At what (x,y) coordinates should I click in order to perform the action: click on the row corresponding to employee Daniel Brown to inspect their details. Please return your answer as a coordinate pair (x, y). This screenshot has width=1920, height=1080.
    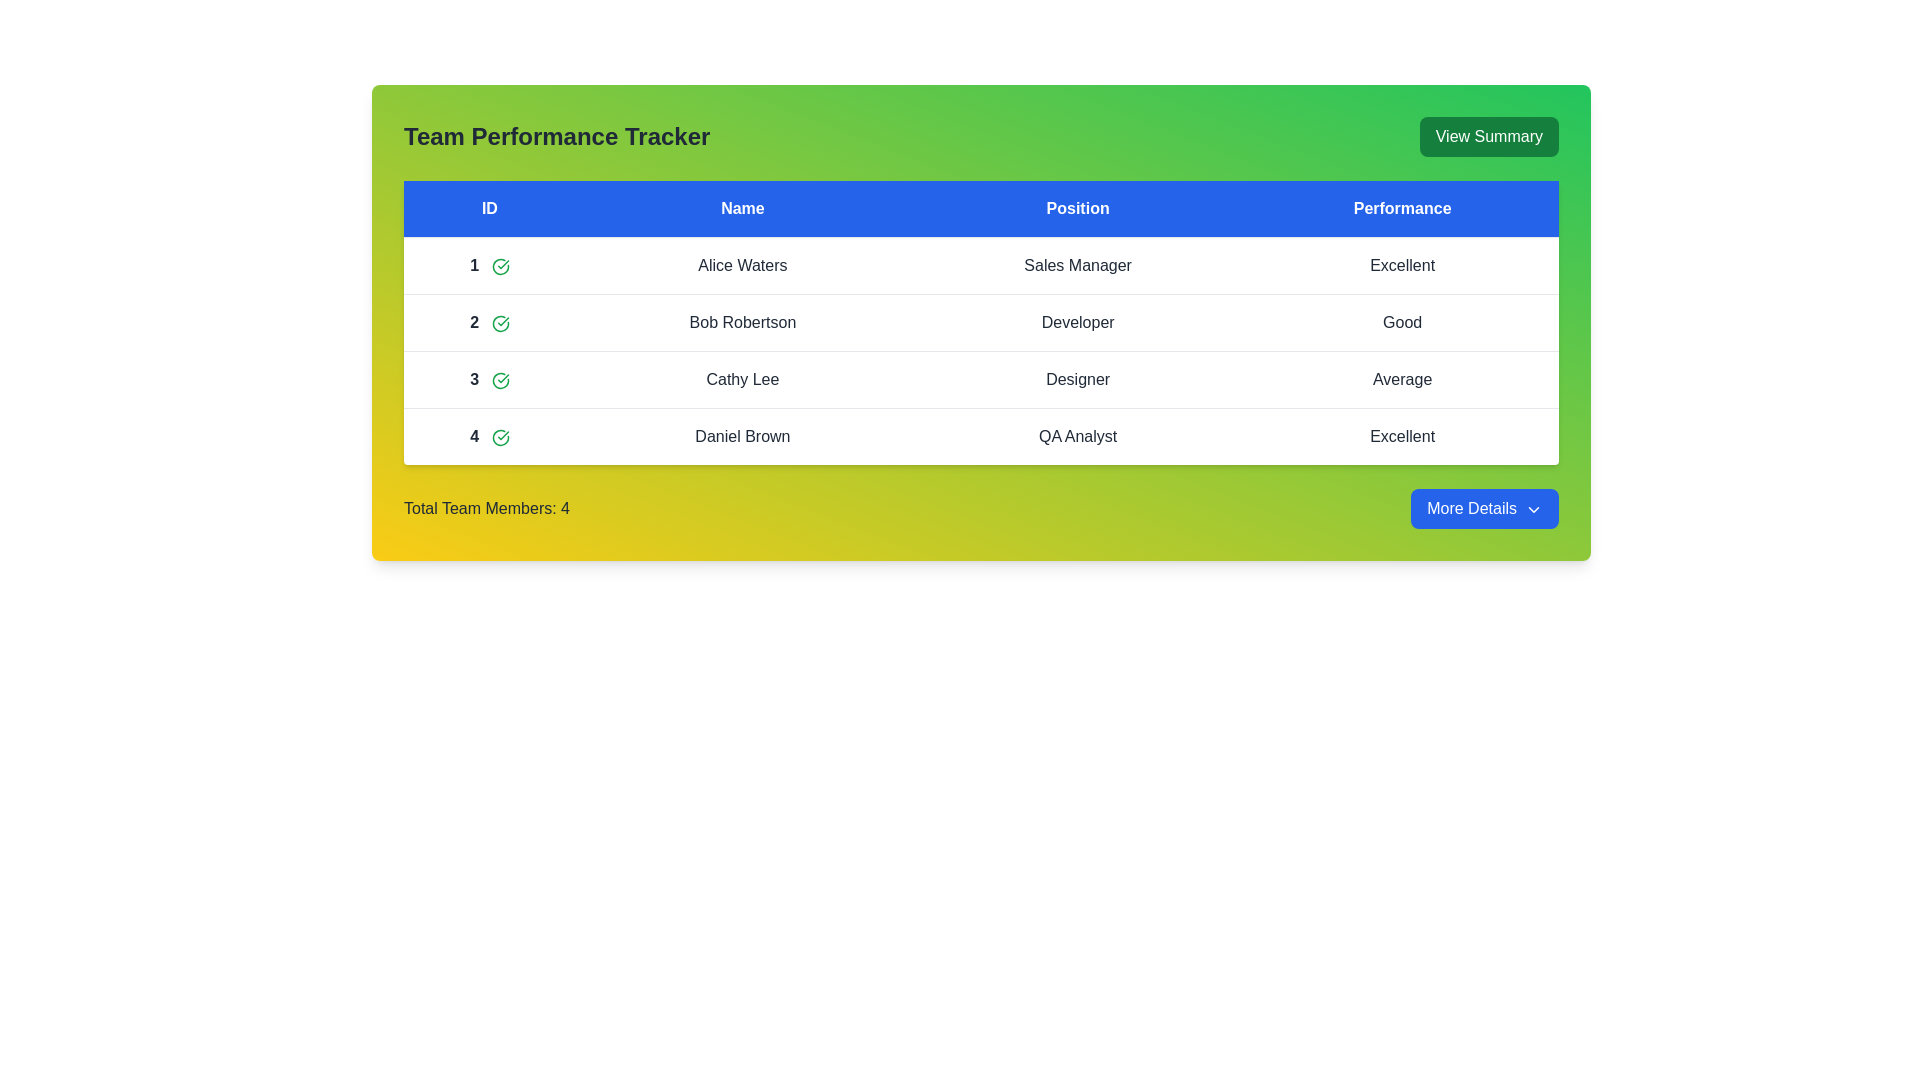
    Looking at the image, I should click on (741, 435).